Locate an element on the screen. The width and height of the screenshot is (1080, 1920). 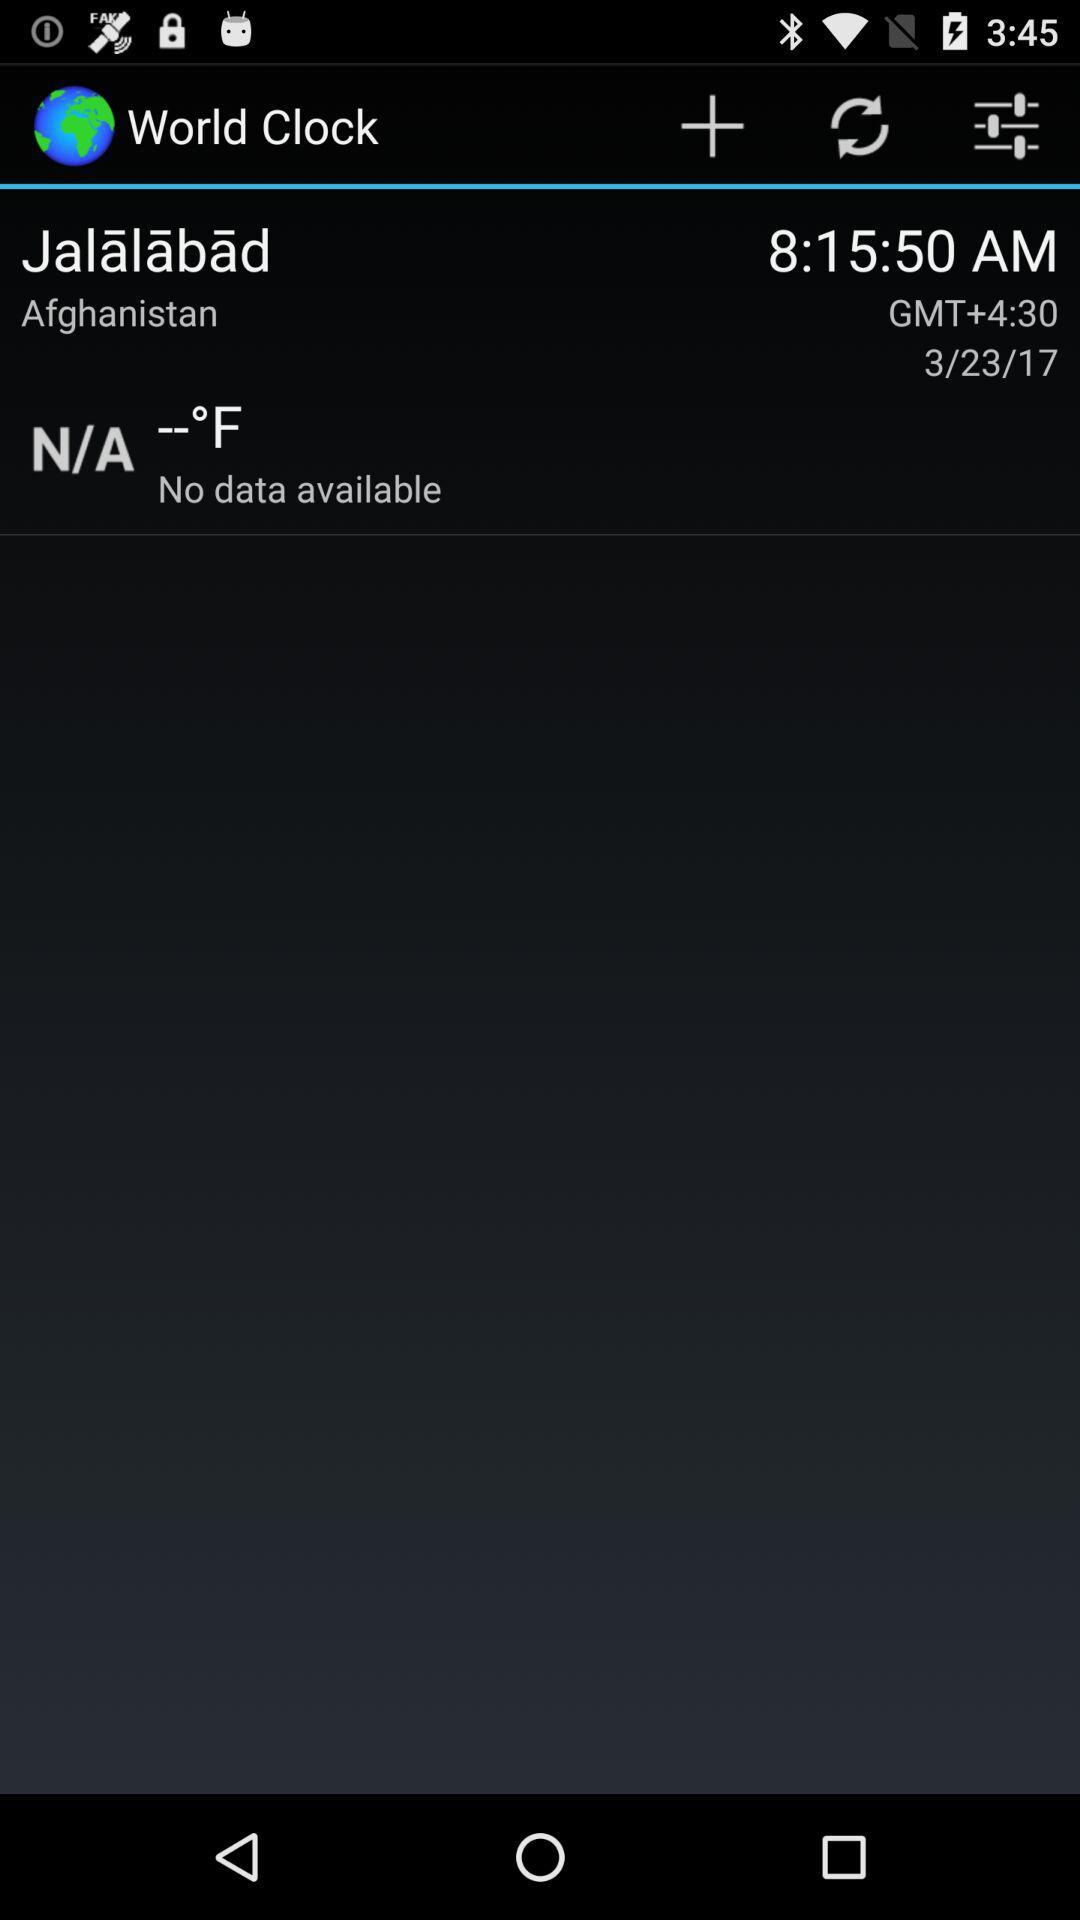
logo left side of world clock is located at coordinates (72, 124).